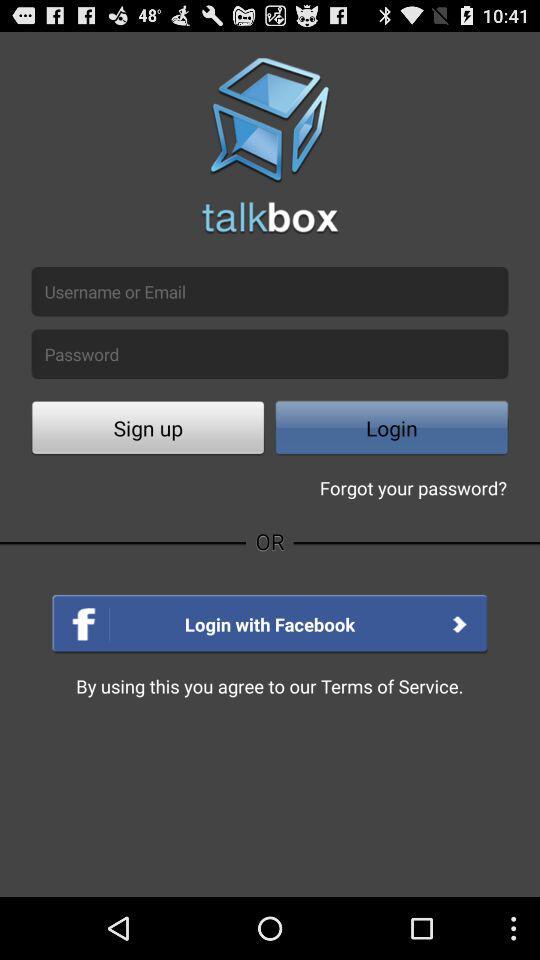 This screenshot has height=960, width=540. Describe the element at coordinates (147, 430) in the screenshot. I see `the sign up which is there in white color` at that location.